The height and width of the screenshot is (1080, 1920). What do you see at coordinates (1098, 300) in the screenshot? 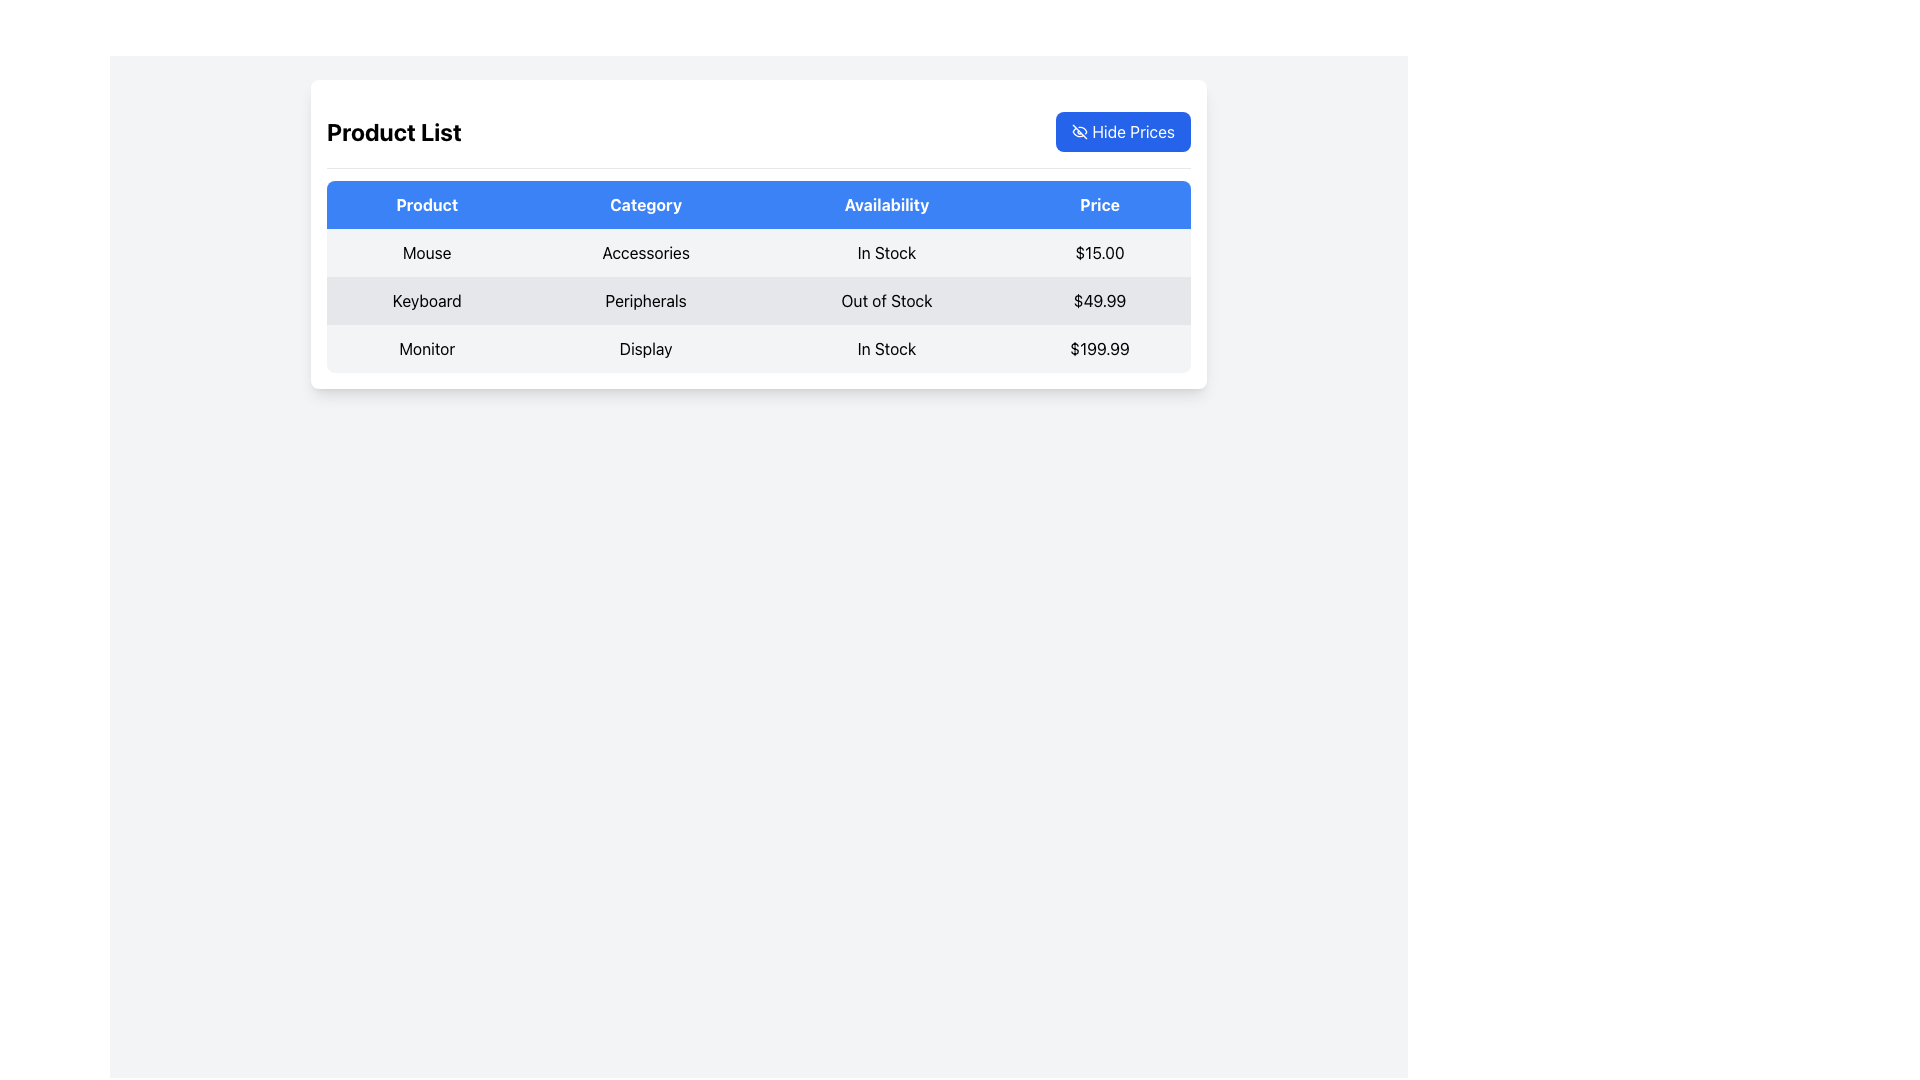
I see `displayed price value of '$49.99' located in the 'Price' column under the 'Keyboard' row, which is the last element in that row` at bounding box center [1098, 300].